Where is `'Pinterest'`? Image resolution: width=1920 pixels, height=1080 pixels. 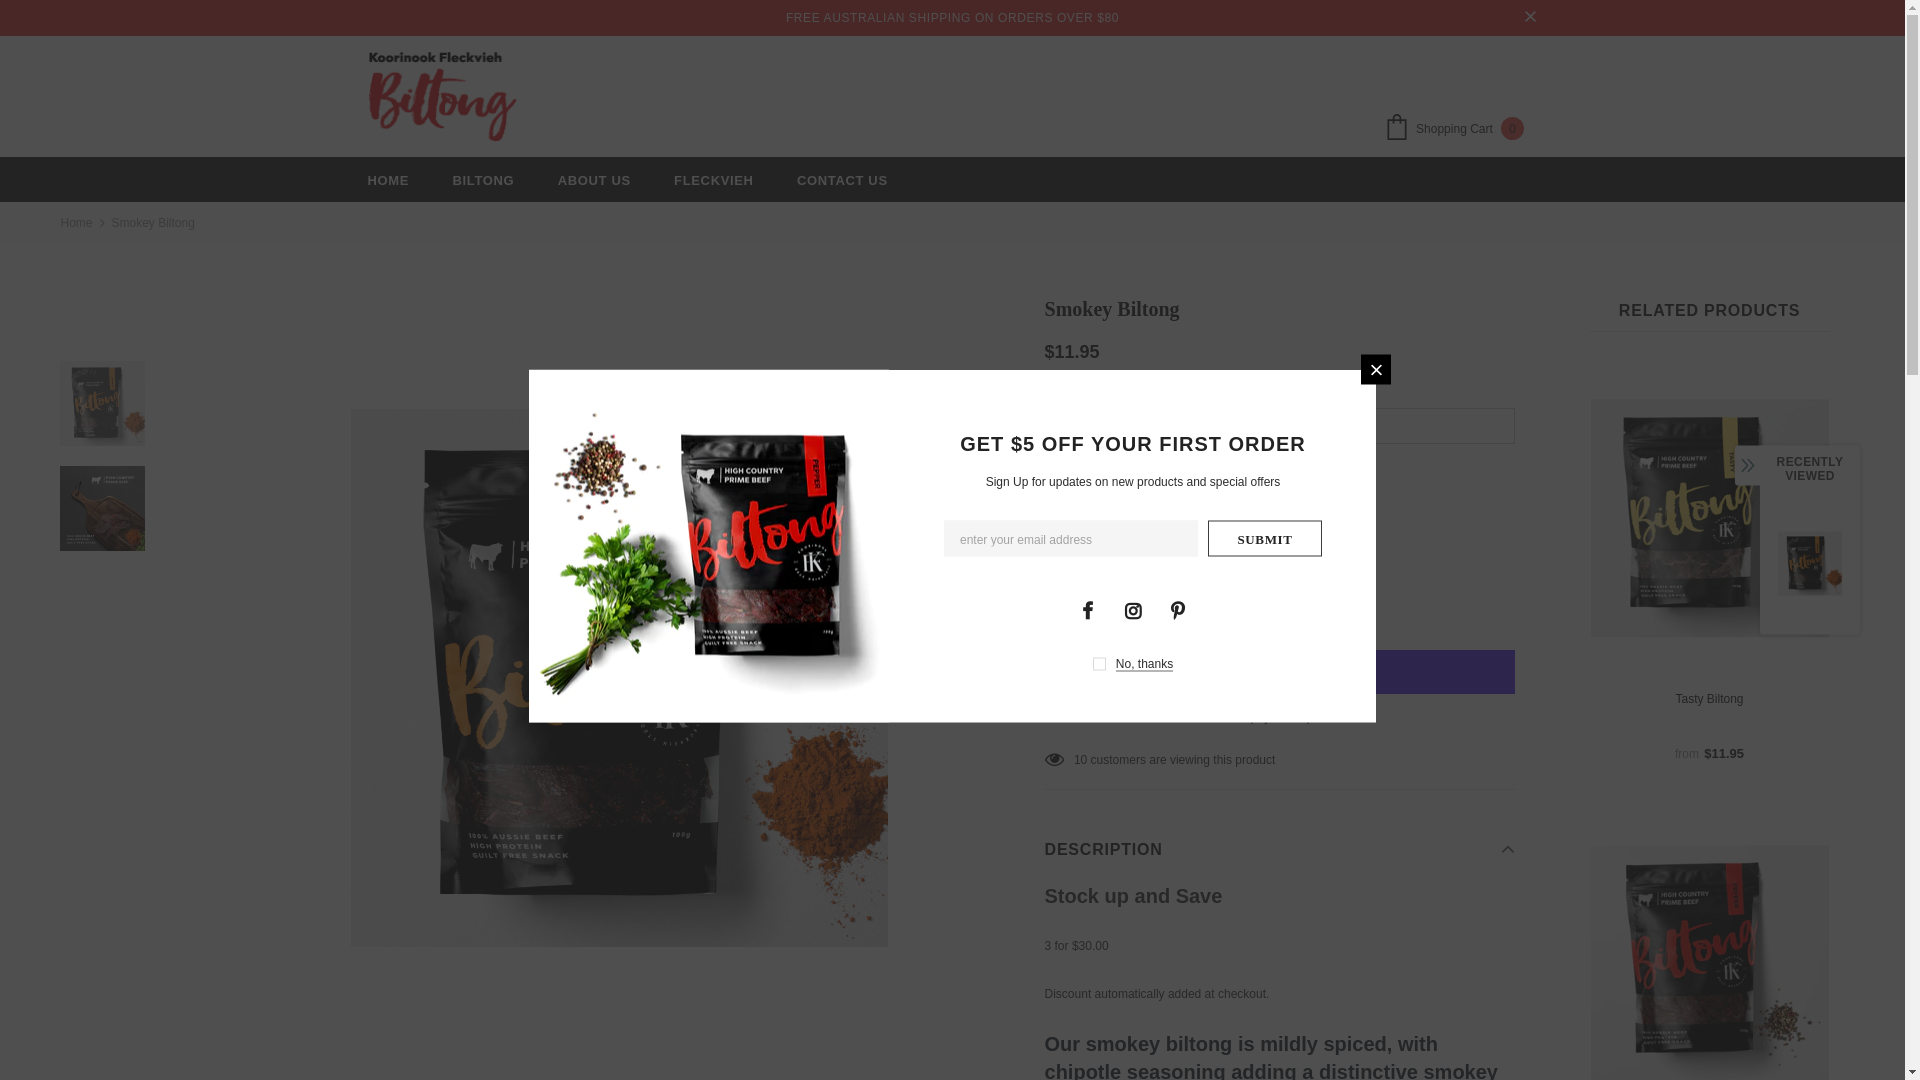
'Pinterest' is located at coordinates (1176, 608).